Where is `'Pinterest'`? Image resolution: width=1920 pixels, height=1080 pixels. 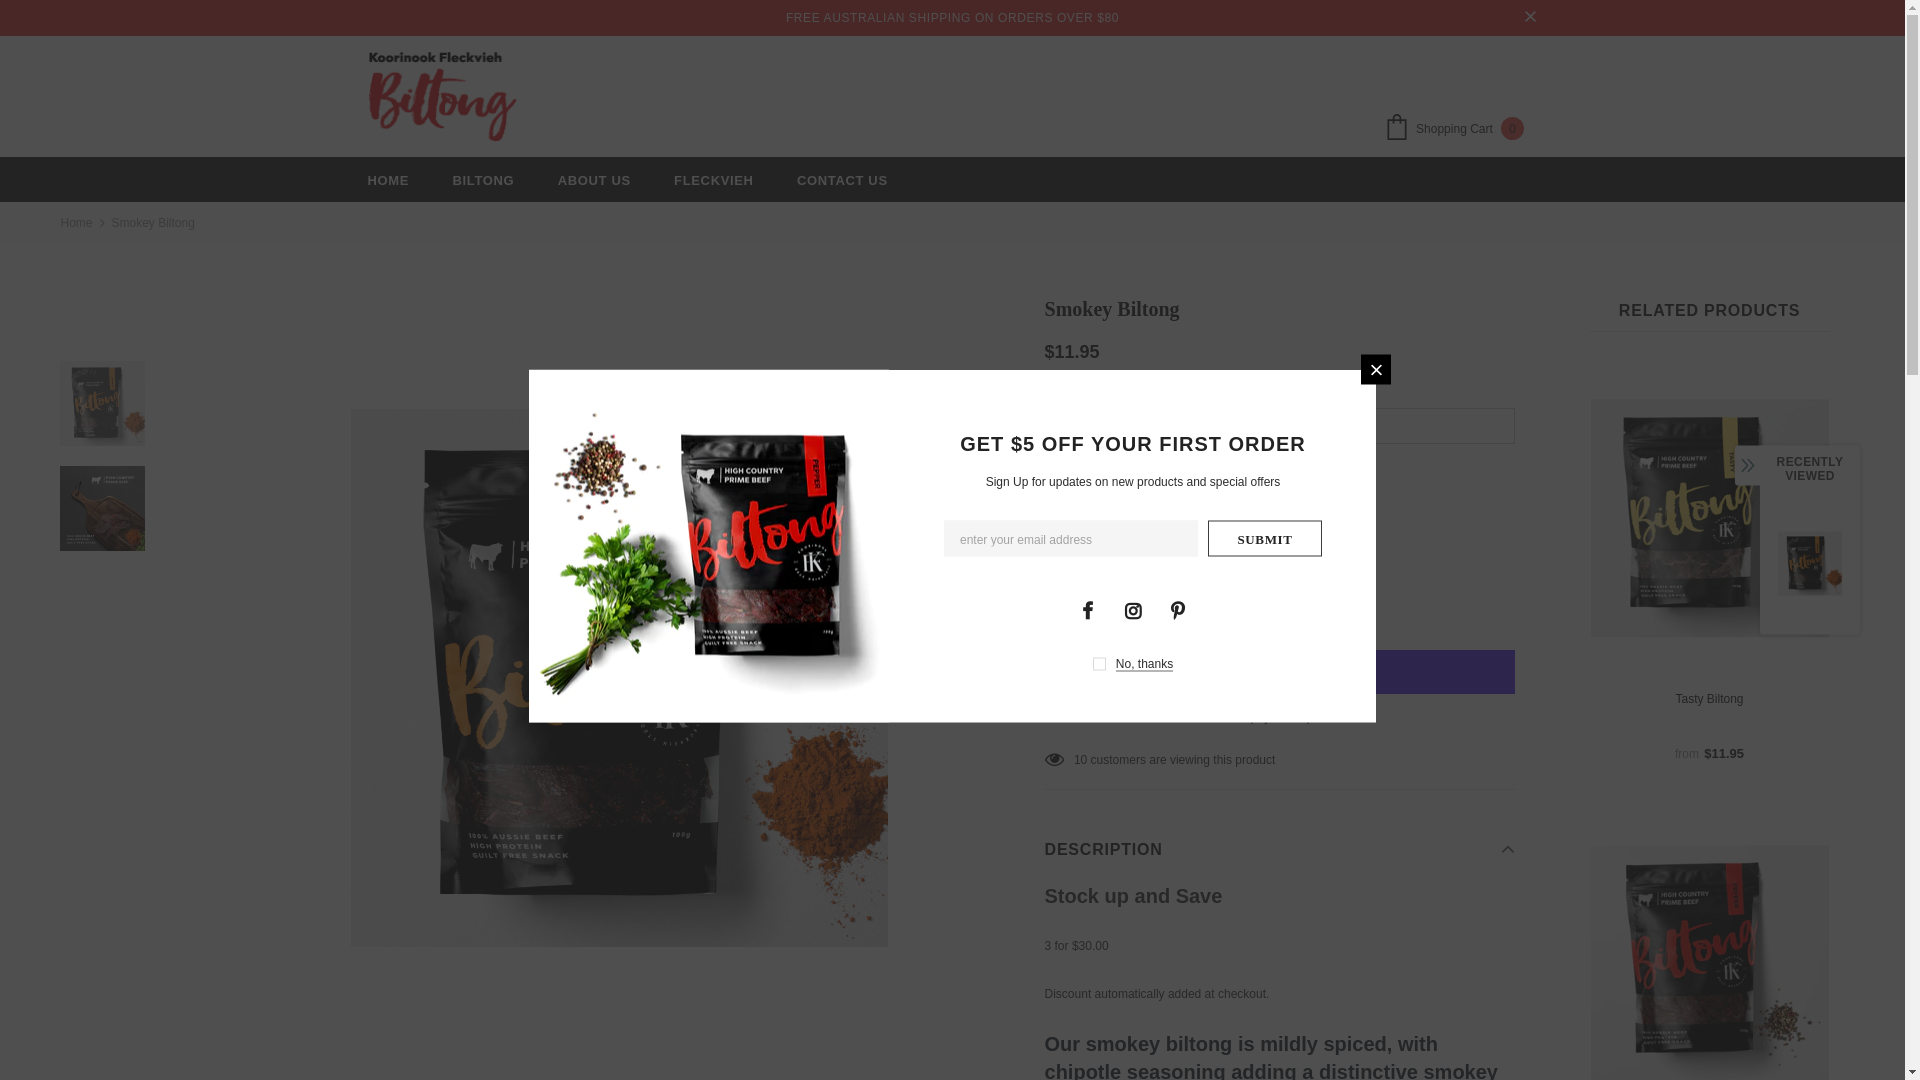
'Pinterest' is located at coordinates (1176, 608).